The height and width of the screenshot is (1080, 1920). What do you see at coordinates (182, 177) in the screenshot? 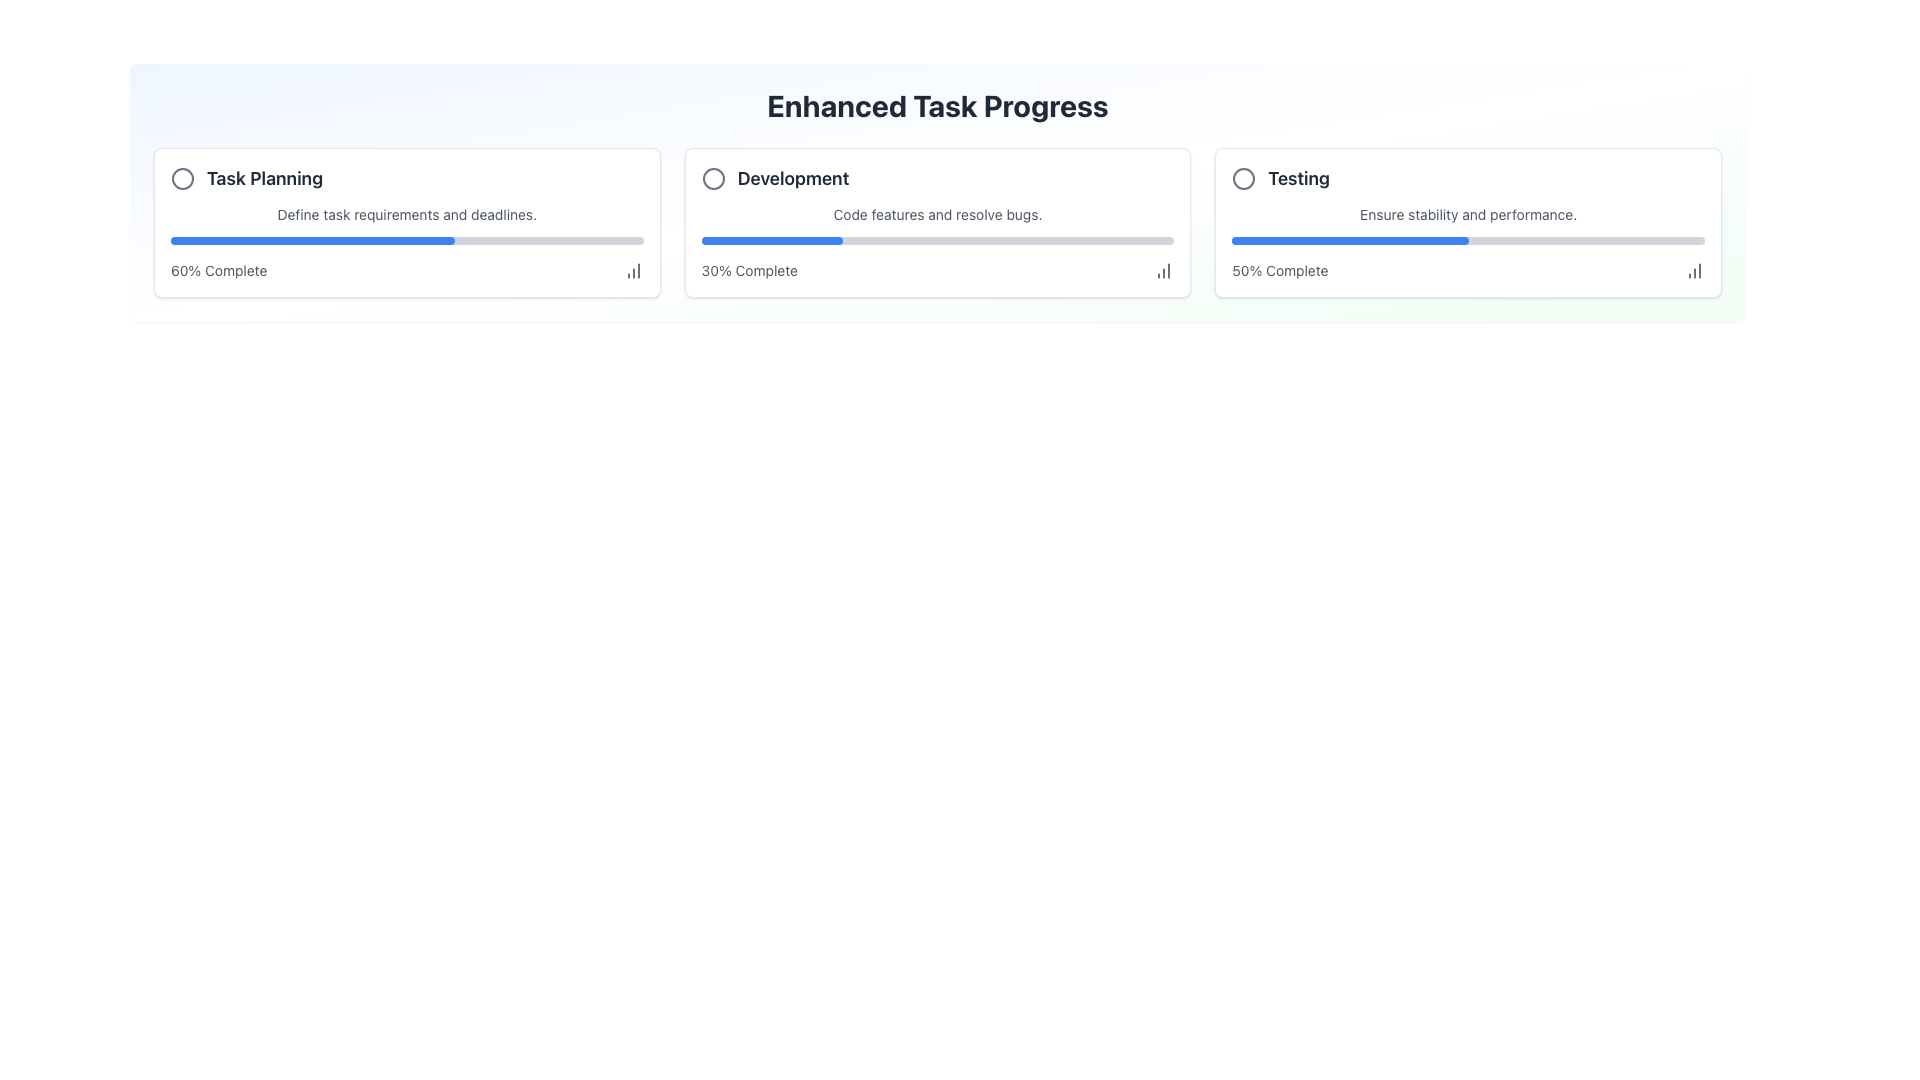
I see `the circular SVG graphic with a stroke located in the 'Task Planning' card in the upper left section of the layout` at bounding box center [182, 177].